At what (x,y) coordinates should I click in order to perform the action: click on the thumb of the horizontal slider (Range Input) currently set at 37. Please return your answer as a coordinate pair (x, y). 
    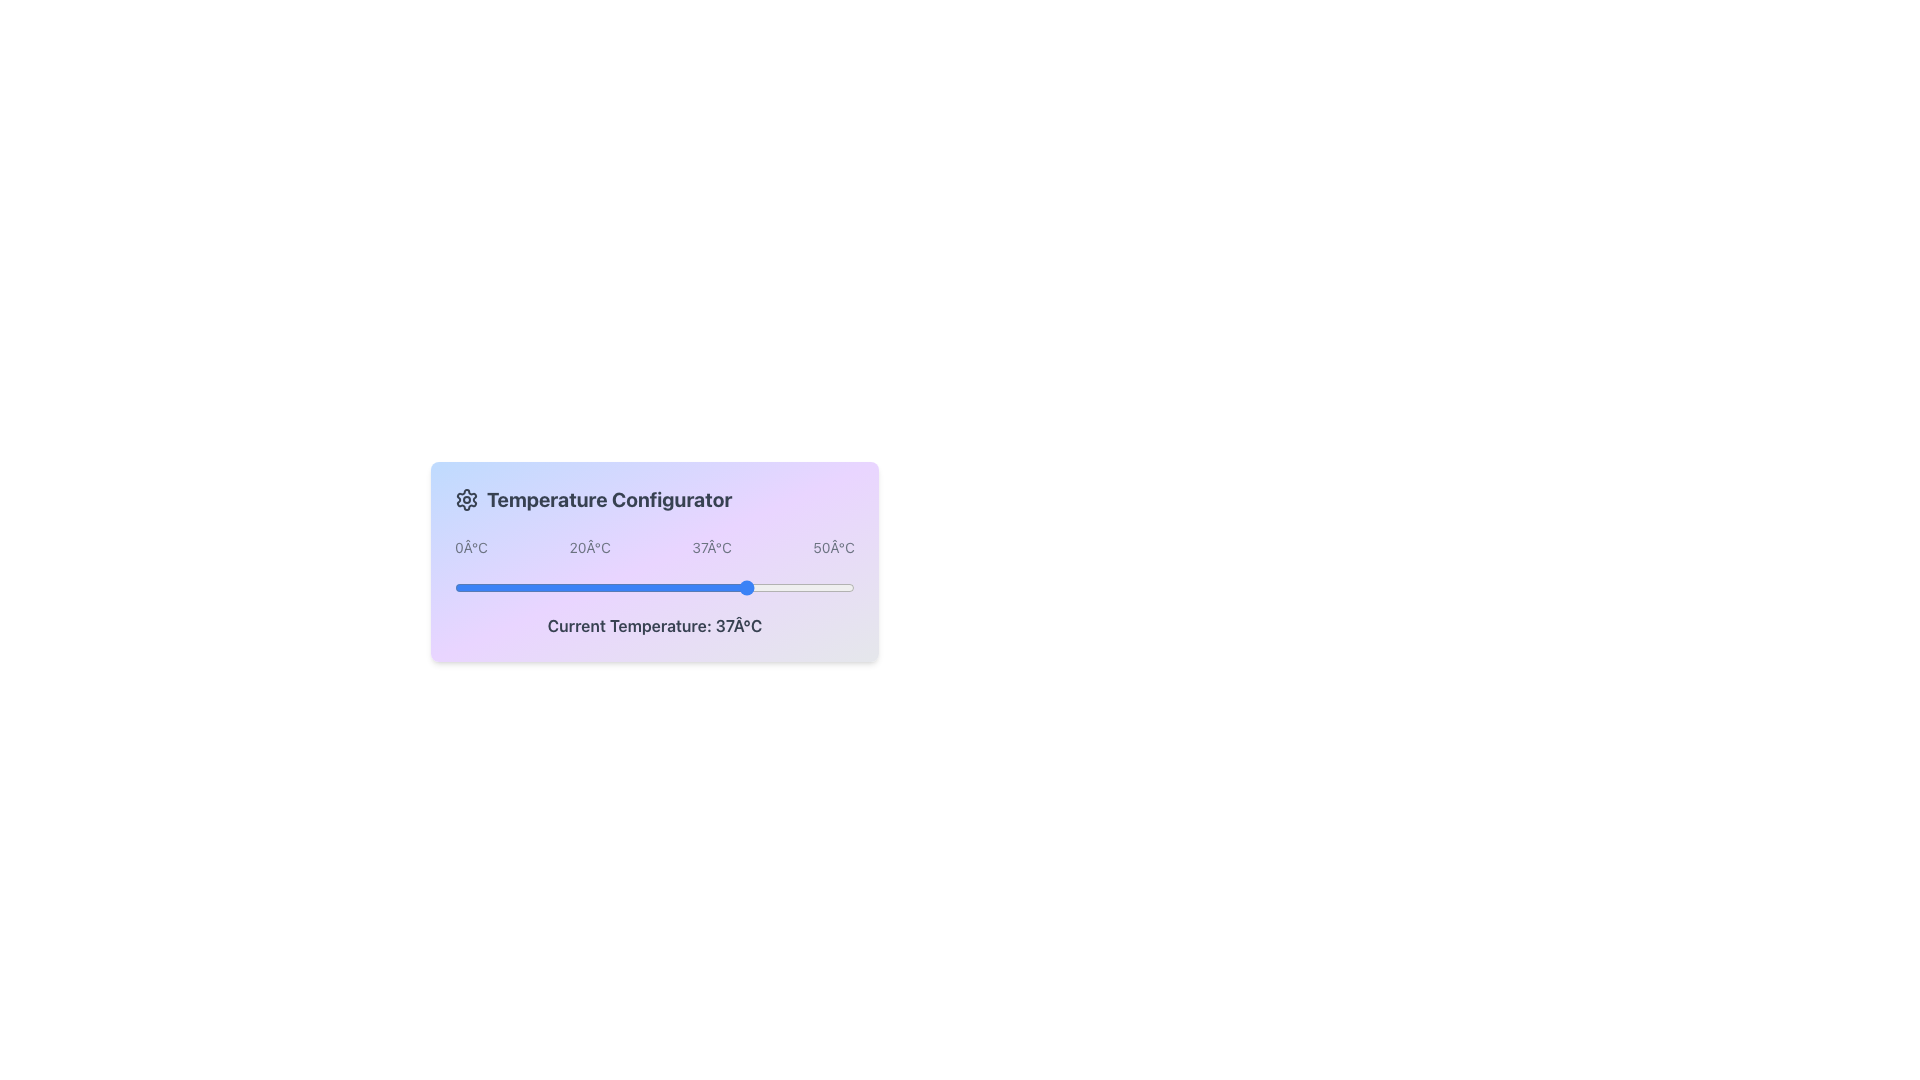
    Looking at the image, I should click on (654, 585).